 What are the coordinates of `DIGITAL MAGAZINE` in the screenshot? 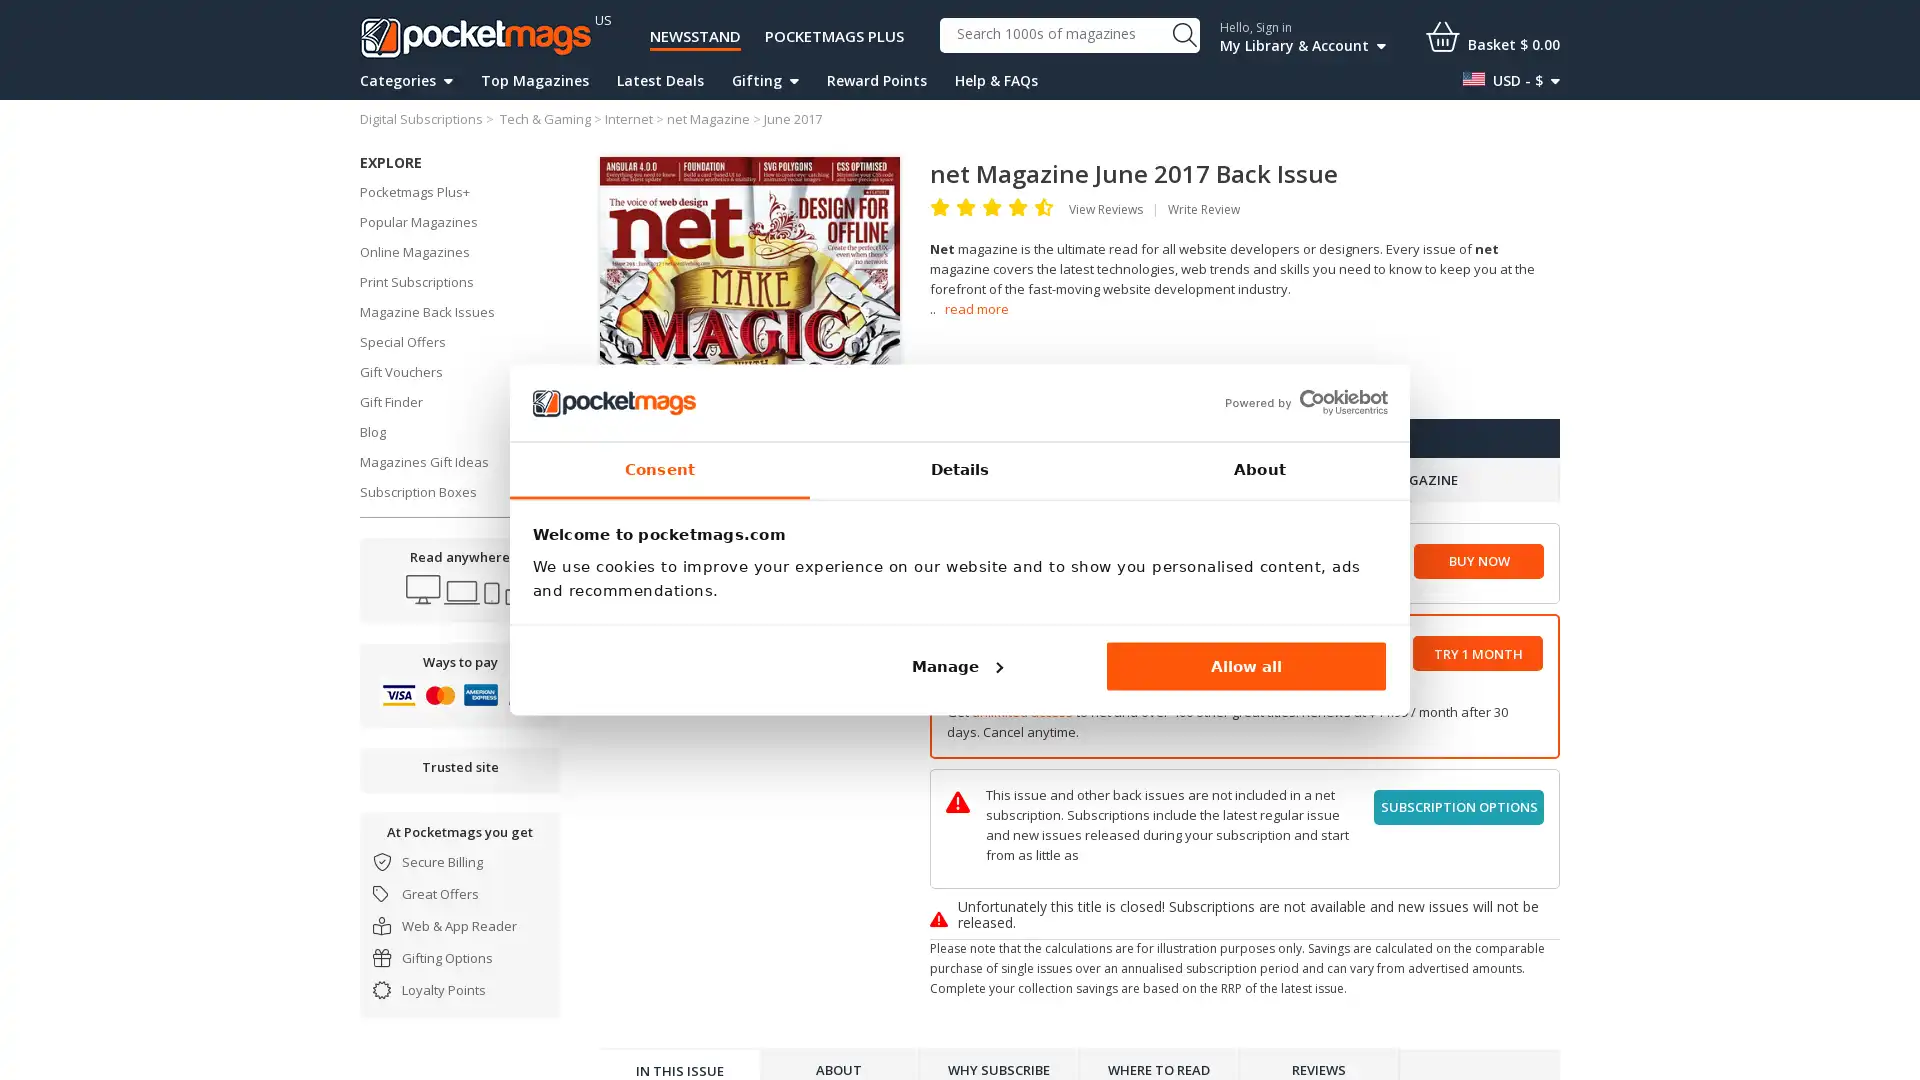 It's located at (1086, 480).